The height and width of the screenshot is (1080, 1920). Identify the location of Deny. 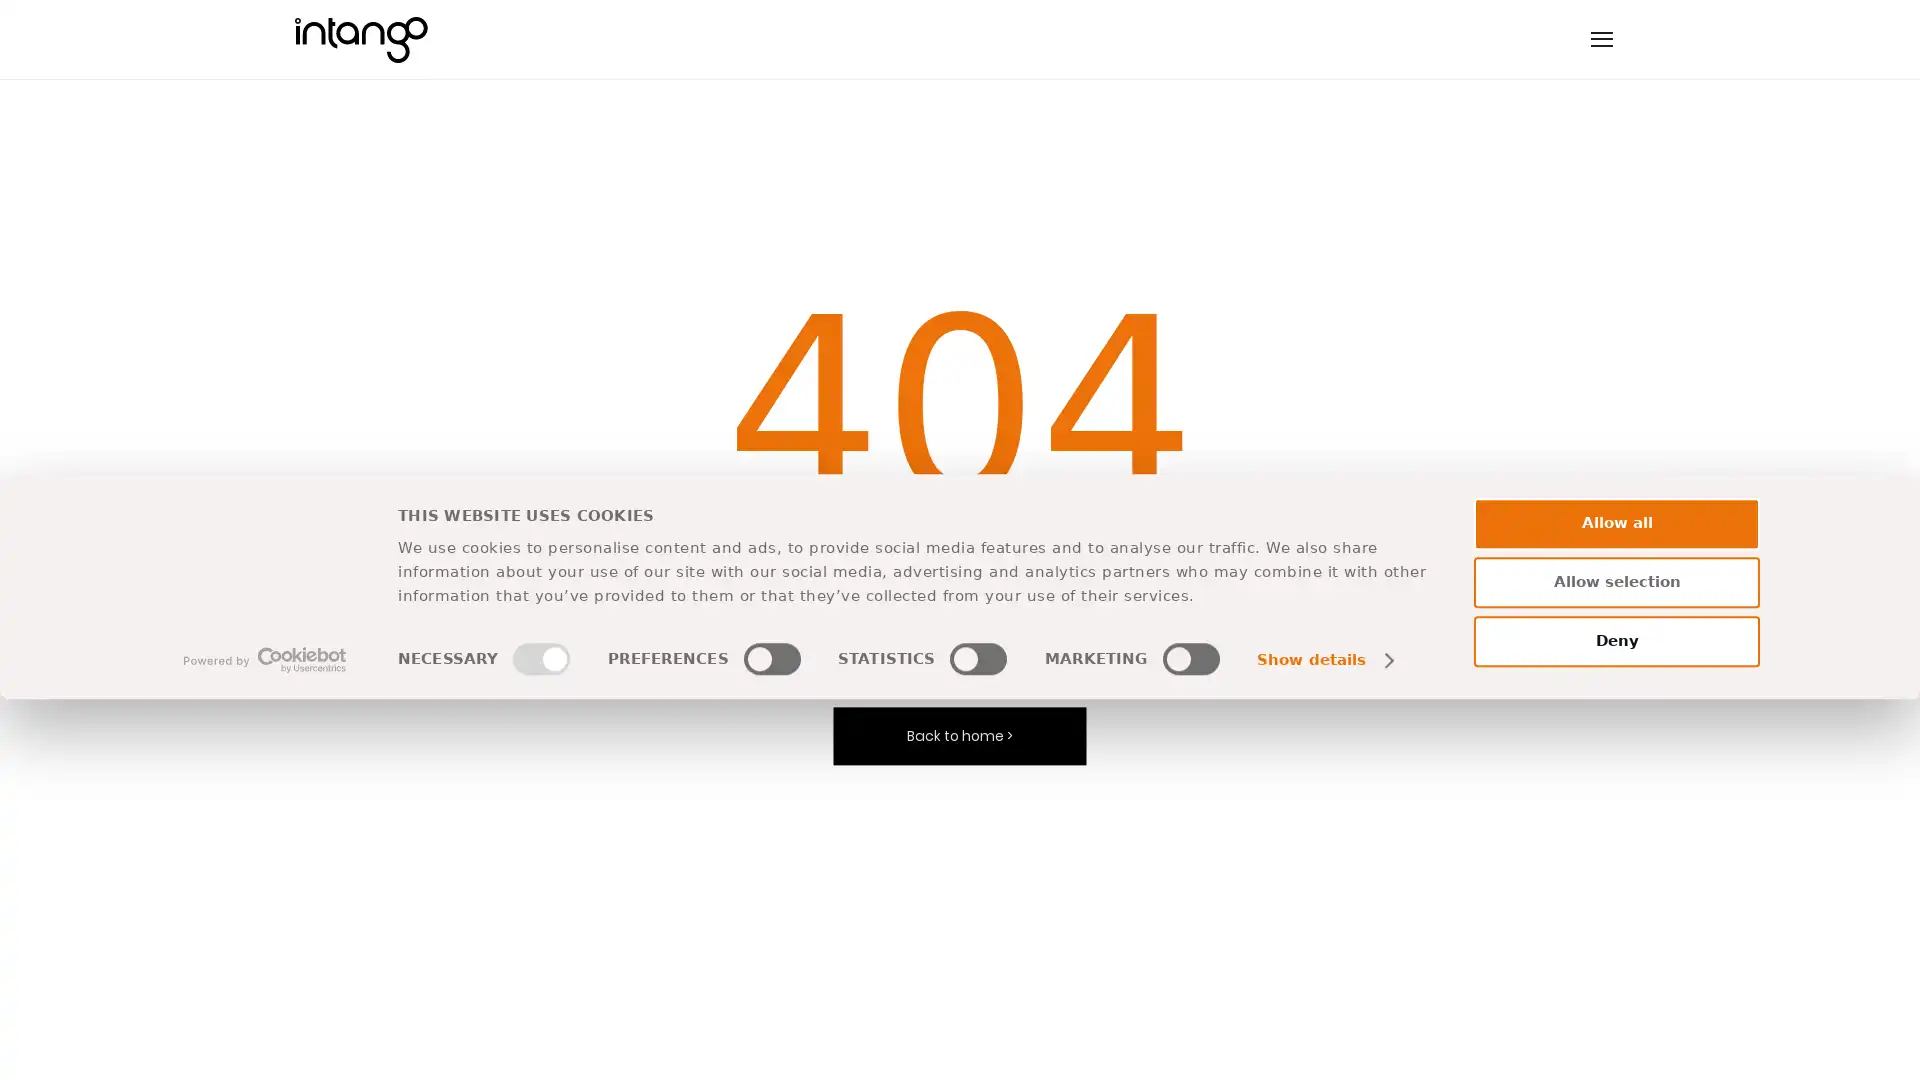
(1617, 1022).